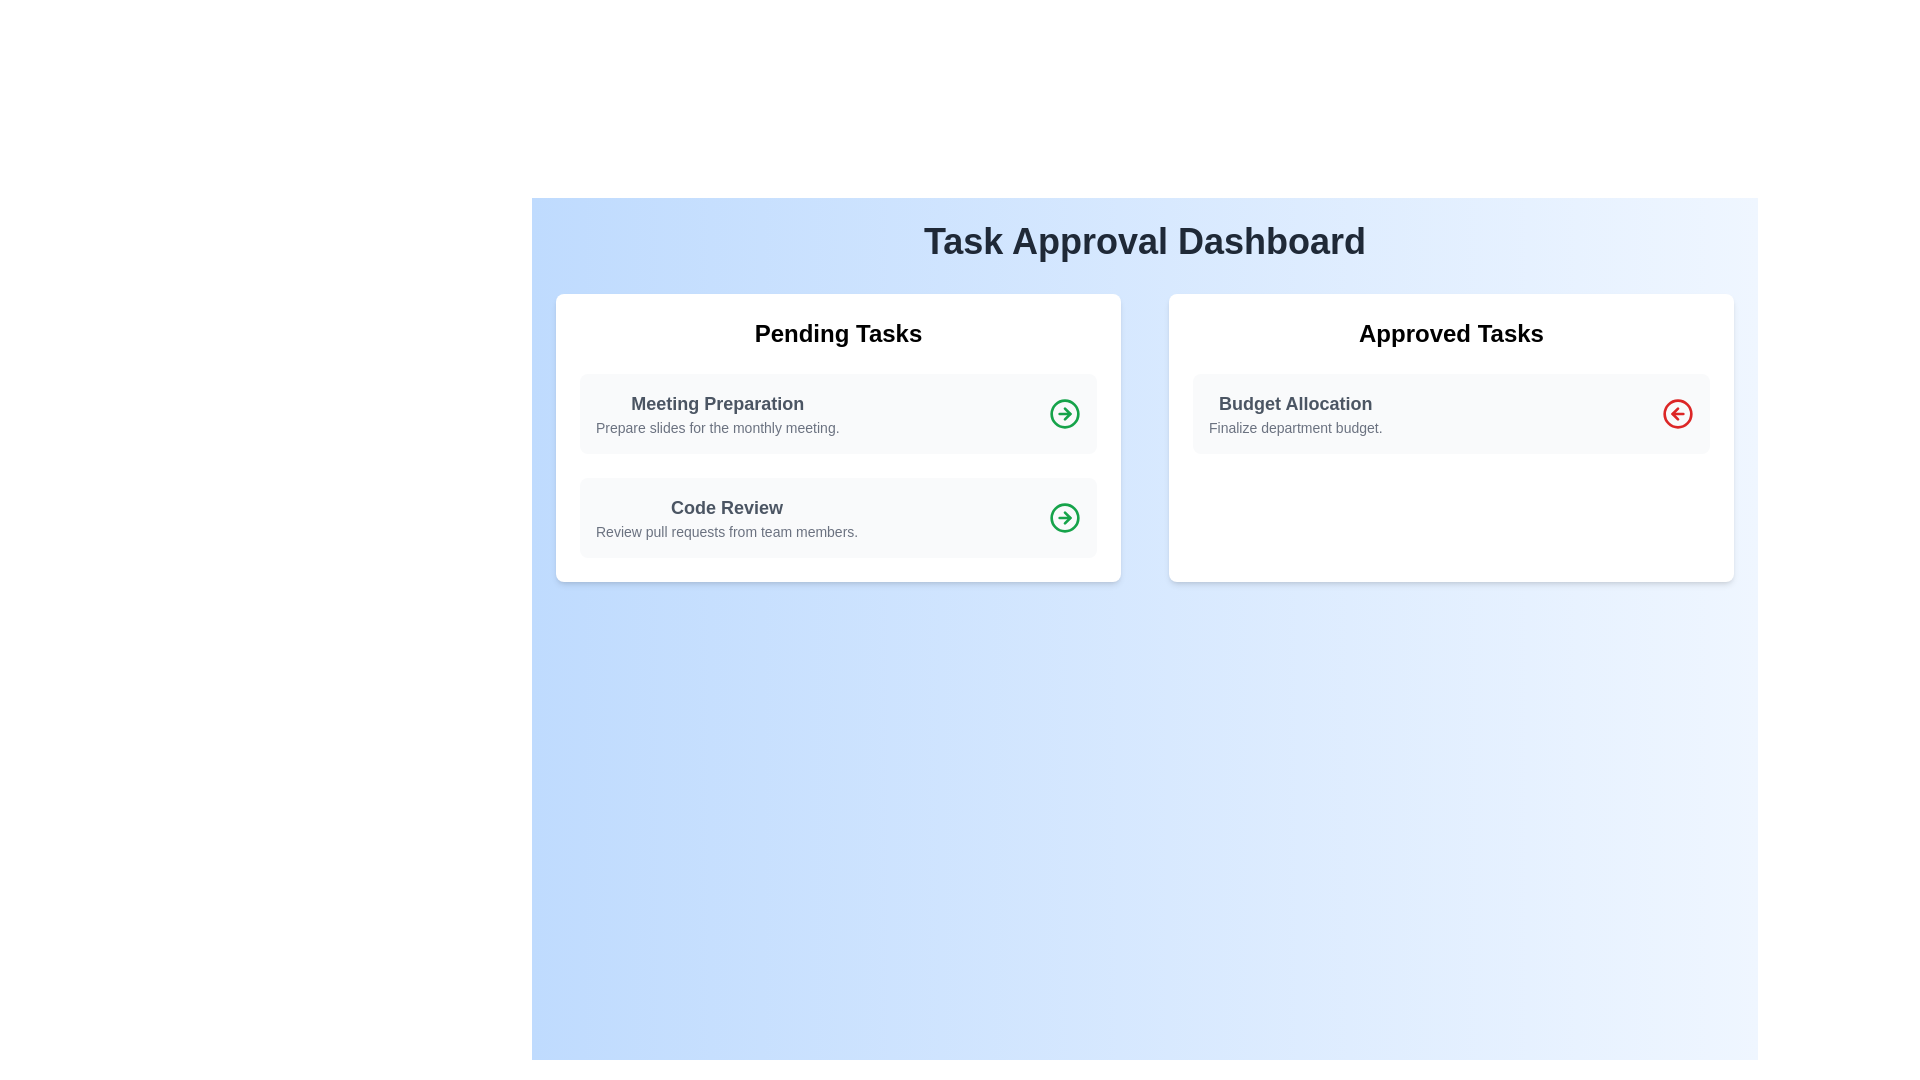  What do you see at coordinates (726, 516) in the screenshot?
I see `the informational text block labeled 'Code Review' within the 'Pending Tasks' section, located below 'Meeting Preparation'` at bounding box center [726, 516].